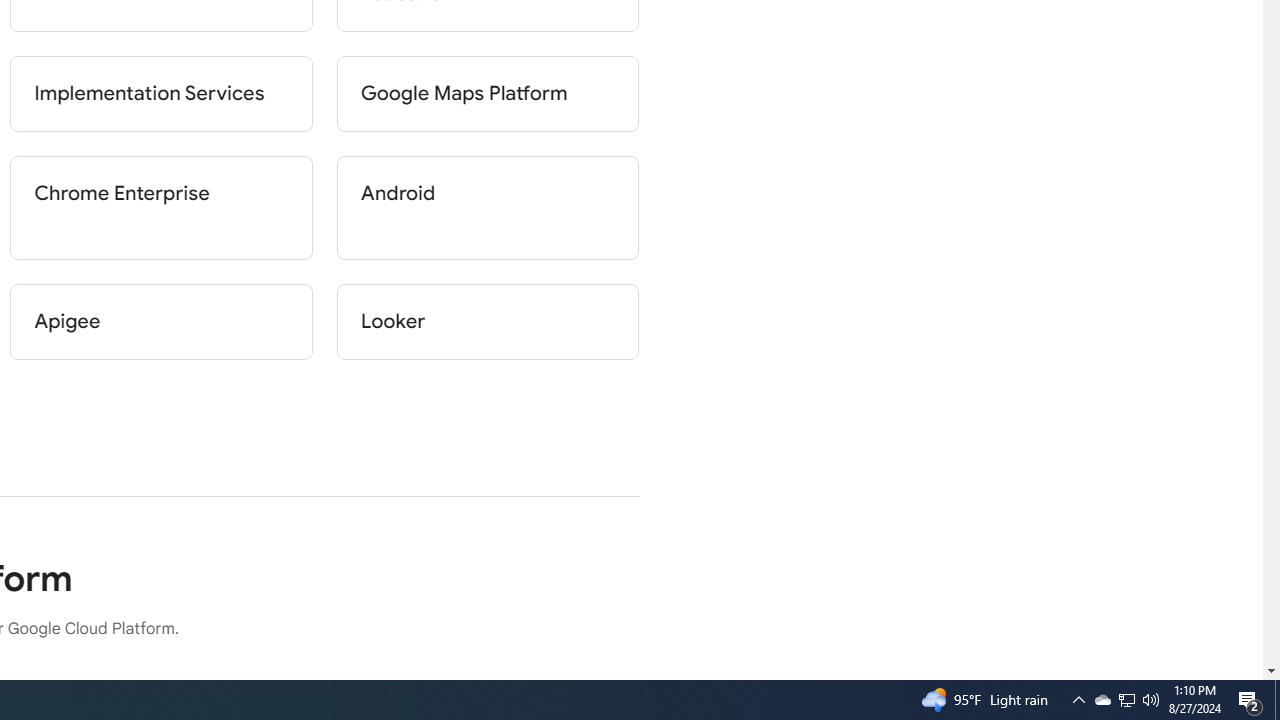 The height and width of the screenshot is (720, 1280). Describe the element at coordinates (487, 320) in the screenshot. I see `'Looker'` at that location.